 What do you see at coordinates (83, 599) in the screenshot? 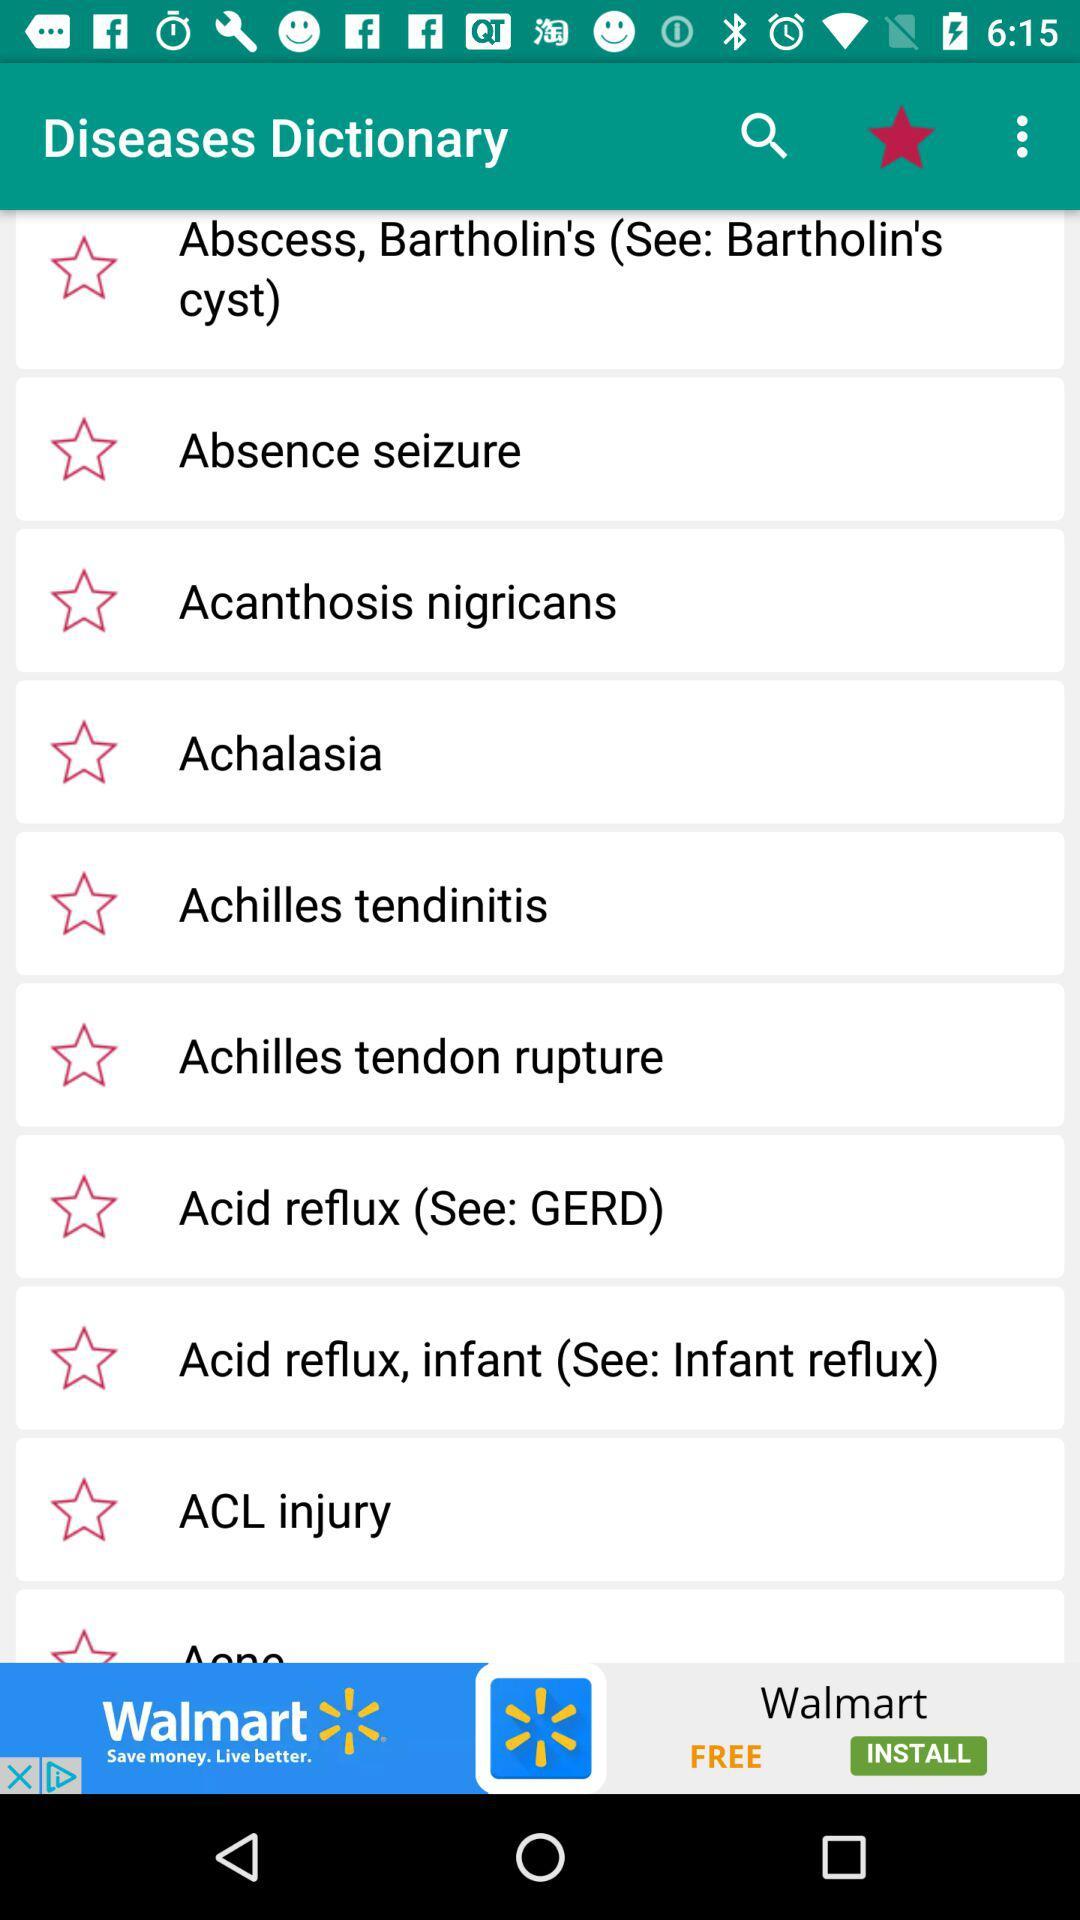
I see `click star to favorite` at bounding box center [83, 599].